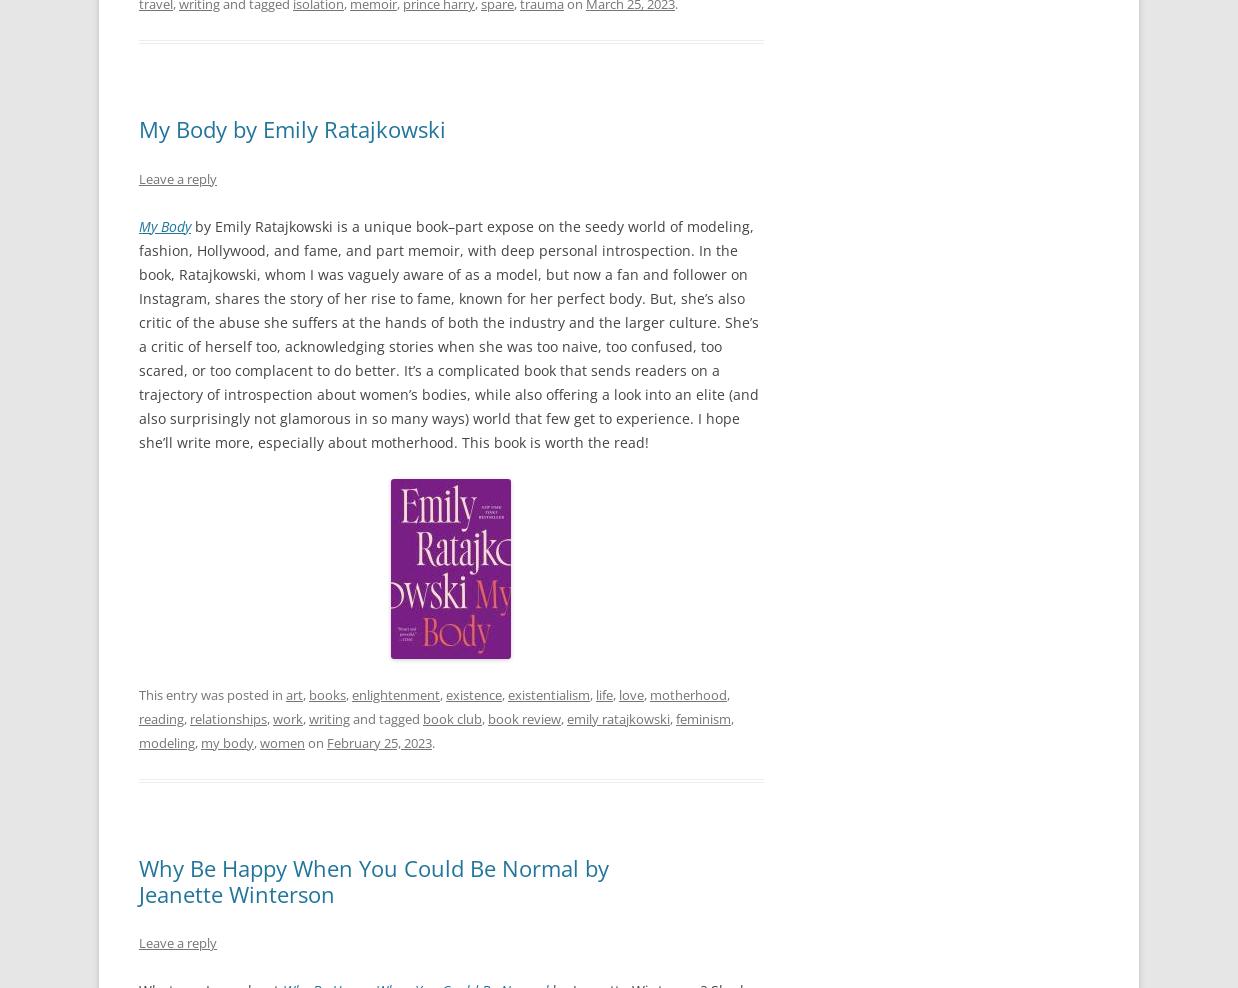 The width and height of the screenshot is (1238, 988). I want to click on 'feminism', so click(674, 717).